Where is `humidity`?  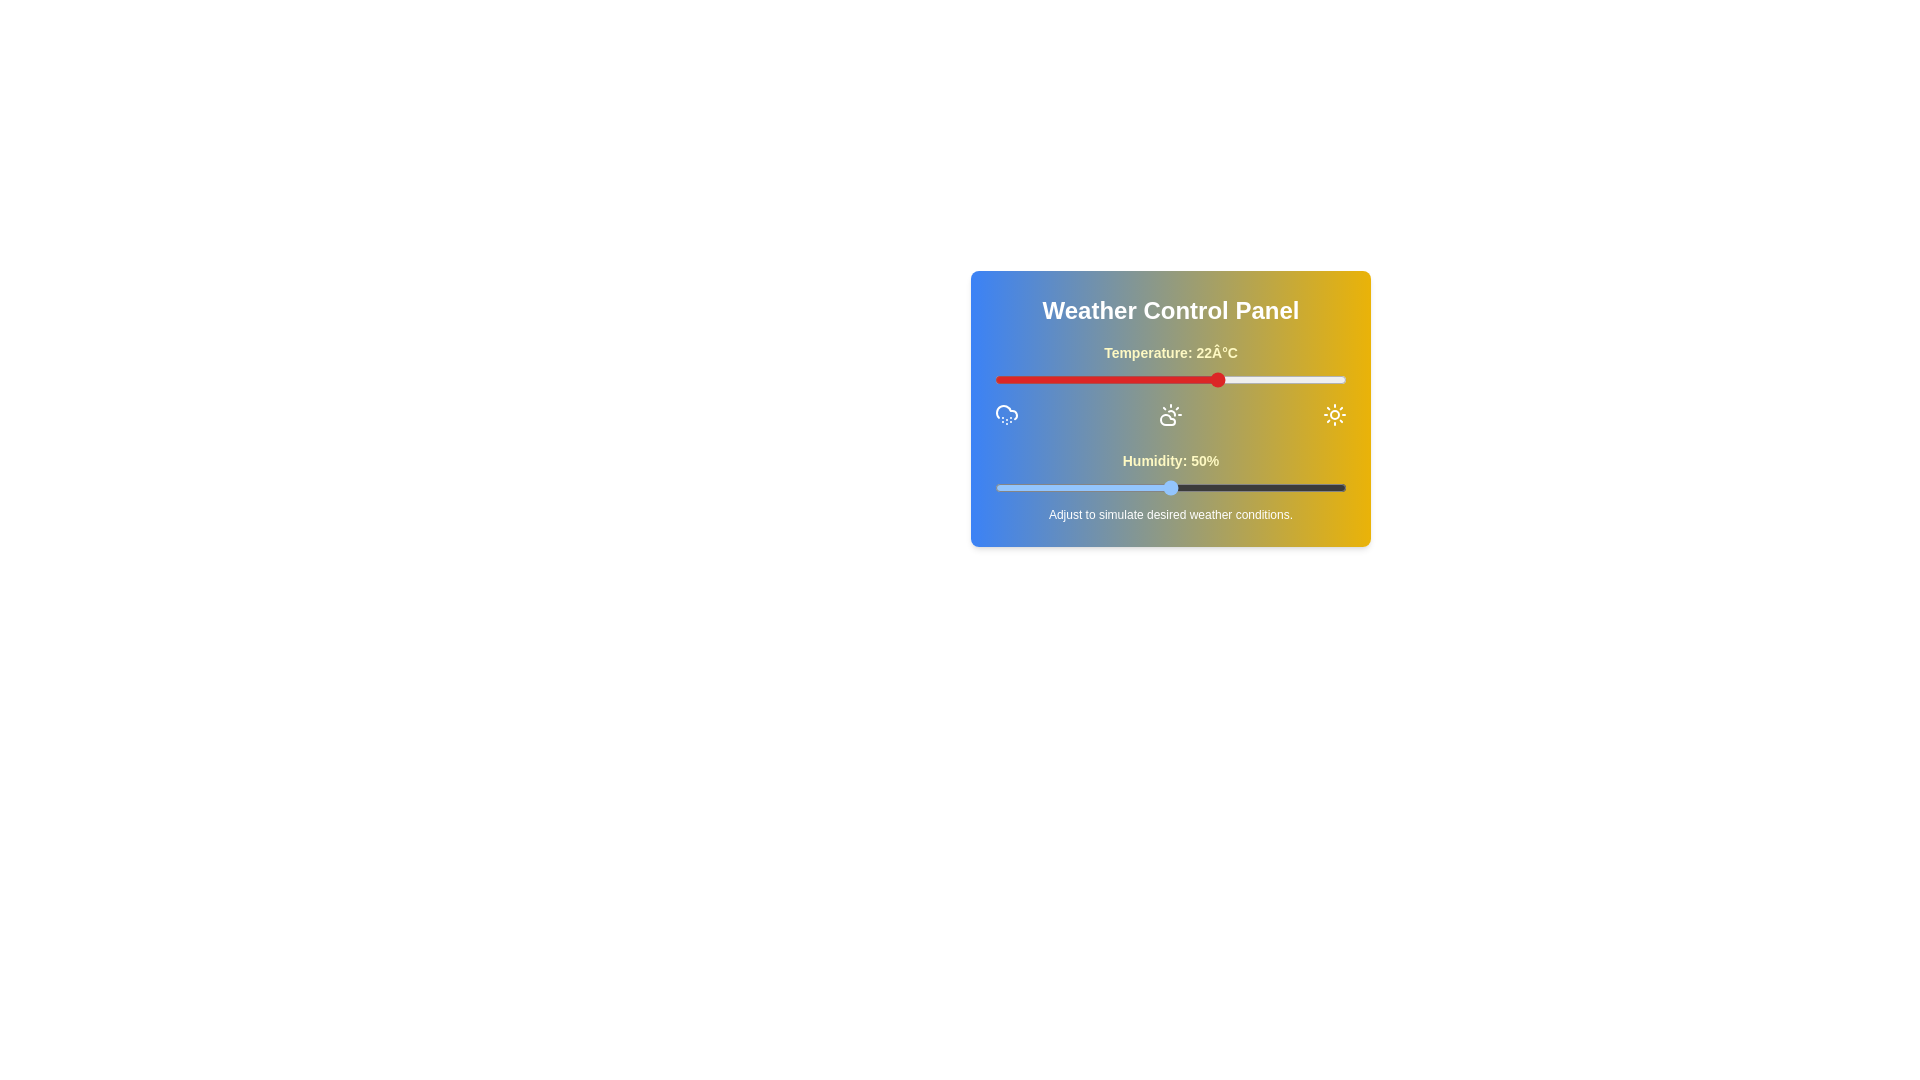 humidity is located at coordinates (1233, 488).